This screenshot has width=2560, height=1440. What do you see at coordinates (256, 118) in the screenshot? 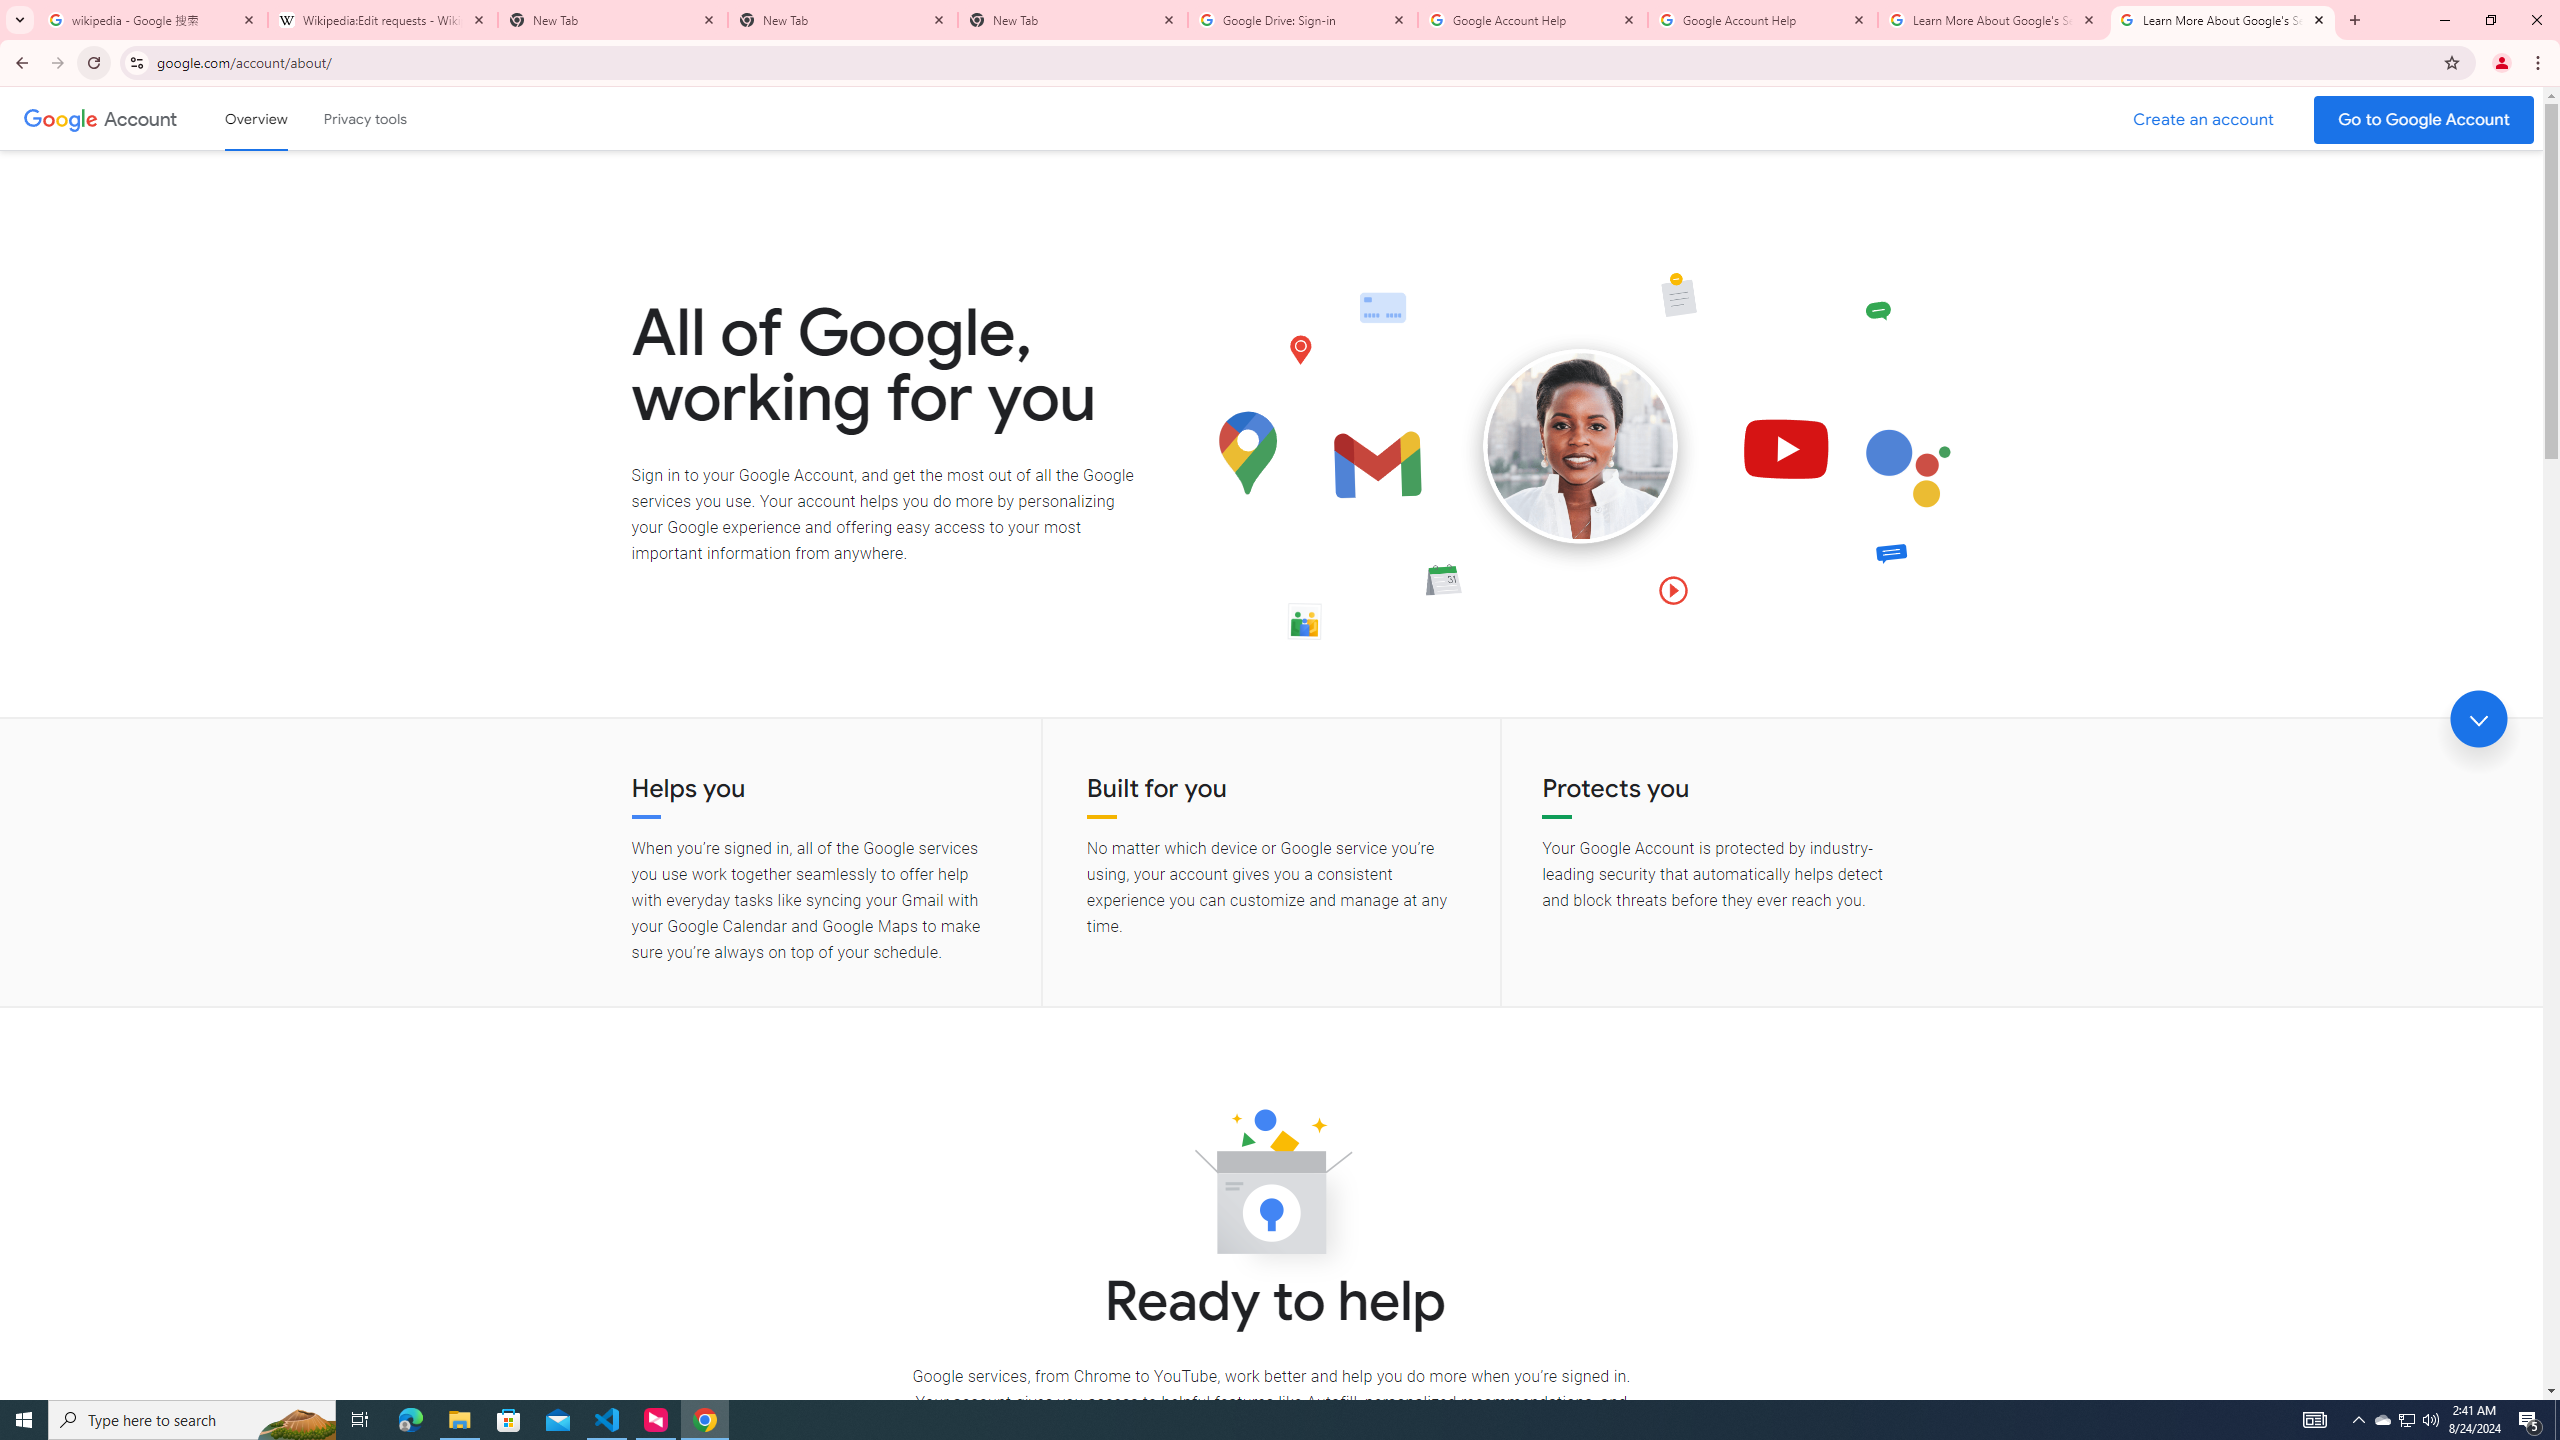
I see `'Google Account overview'` at bounding box center [256, 118].